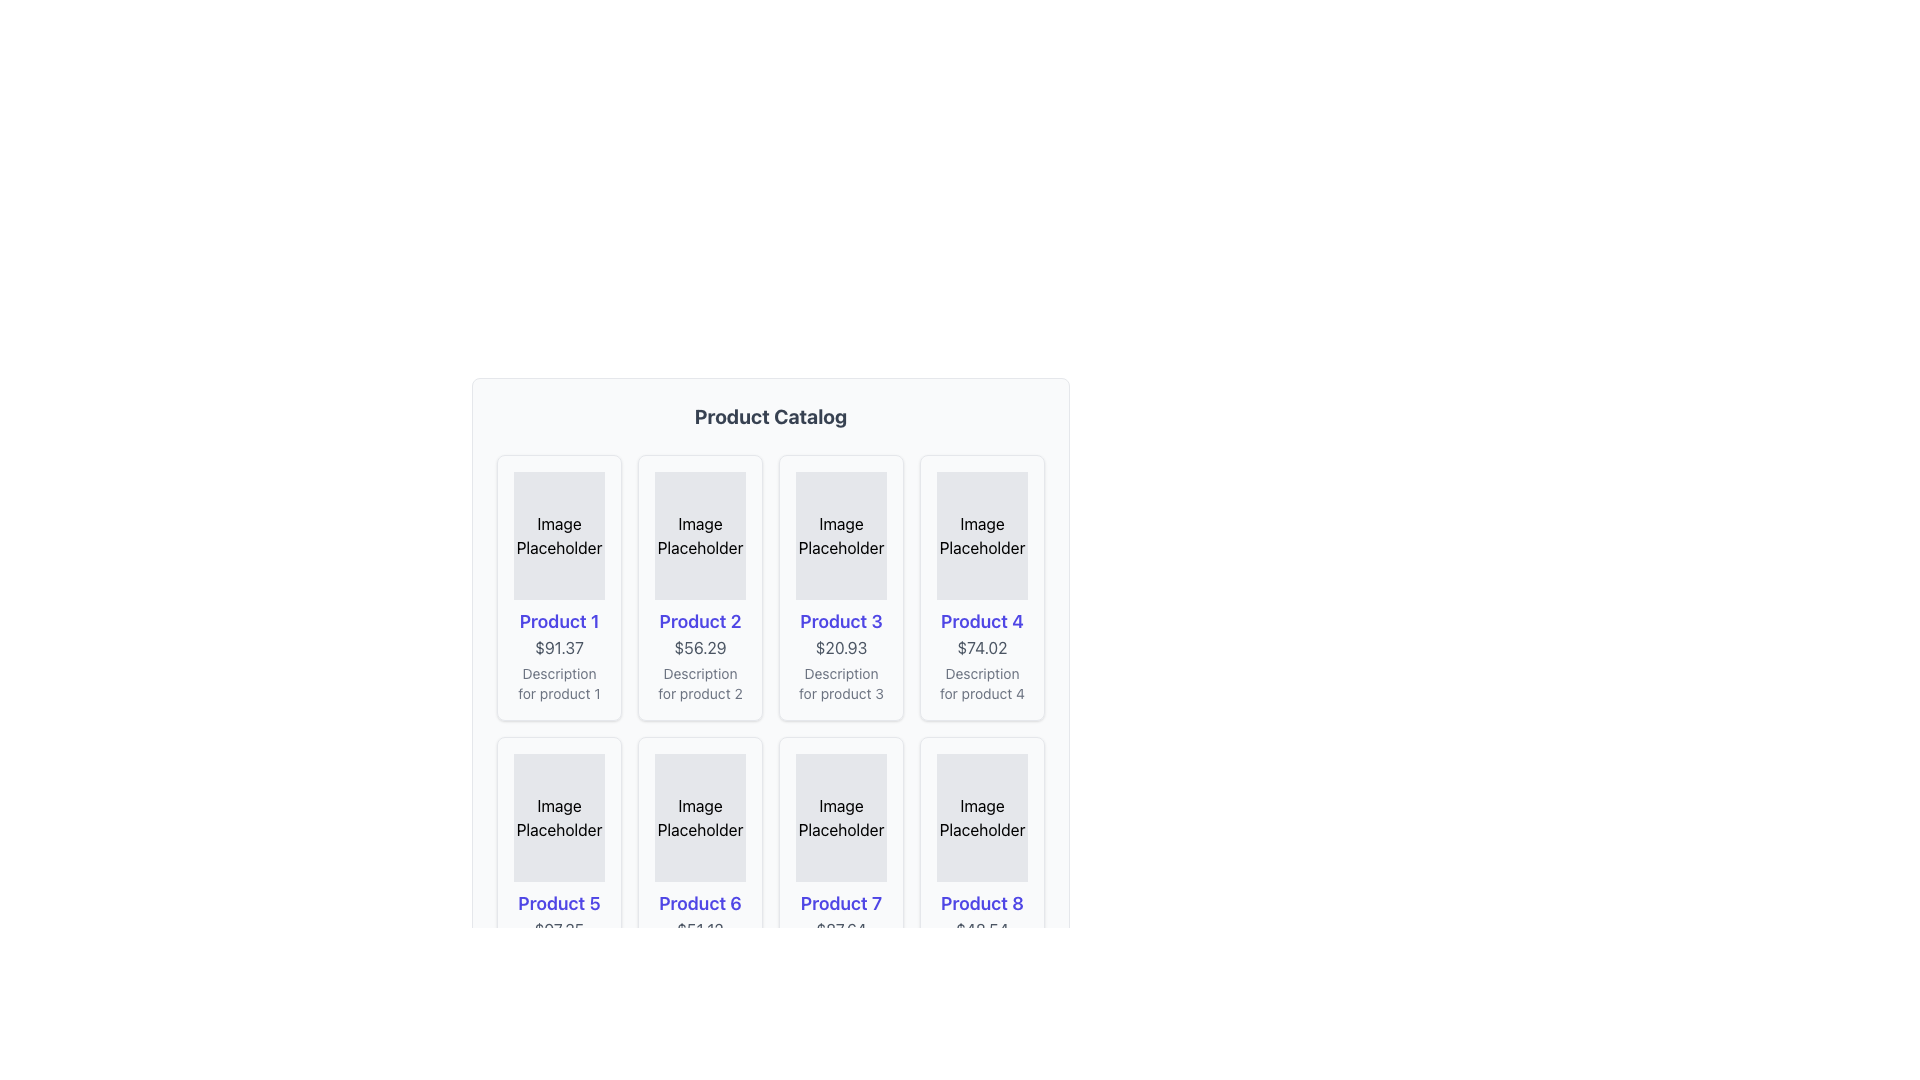  Describe the element at coordinates (841, 535) in the screenshot. I see `the 'Image Placeholder' for 'Product 3', which is a rectangular box with centered text, located in the first row, third column of the product grid` at that location.